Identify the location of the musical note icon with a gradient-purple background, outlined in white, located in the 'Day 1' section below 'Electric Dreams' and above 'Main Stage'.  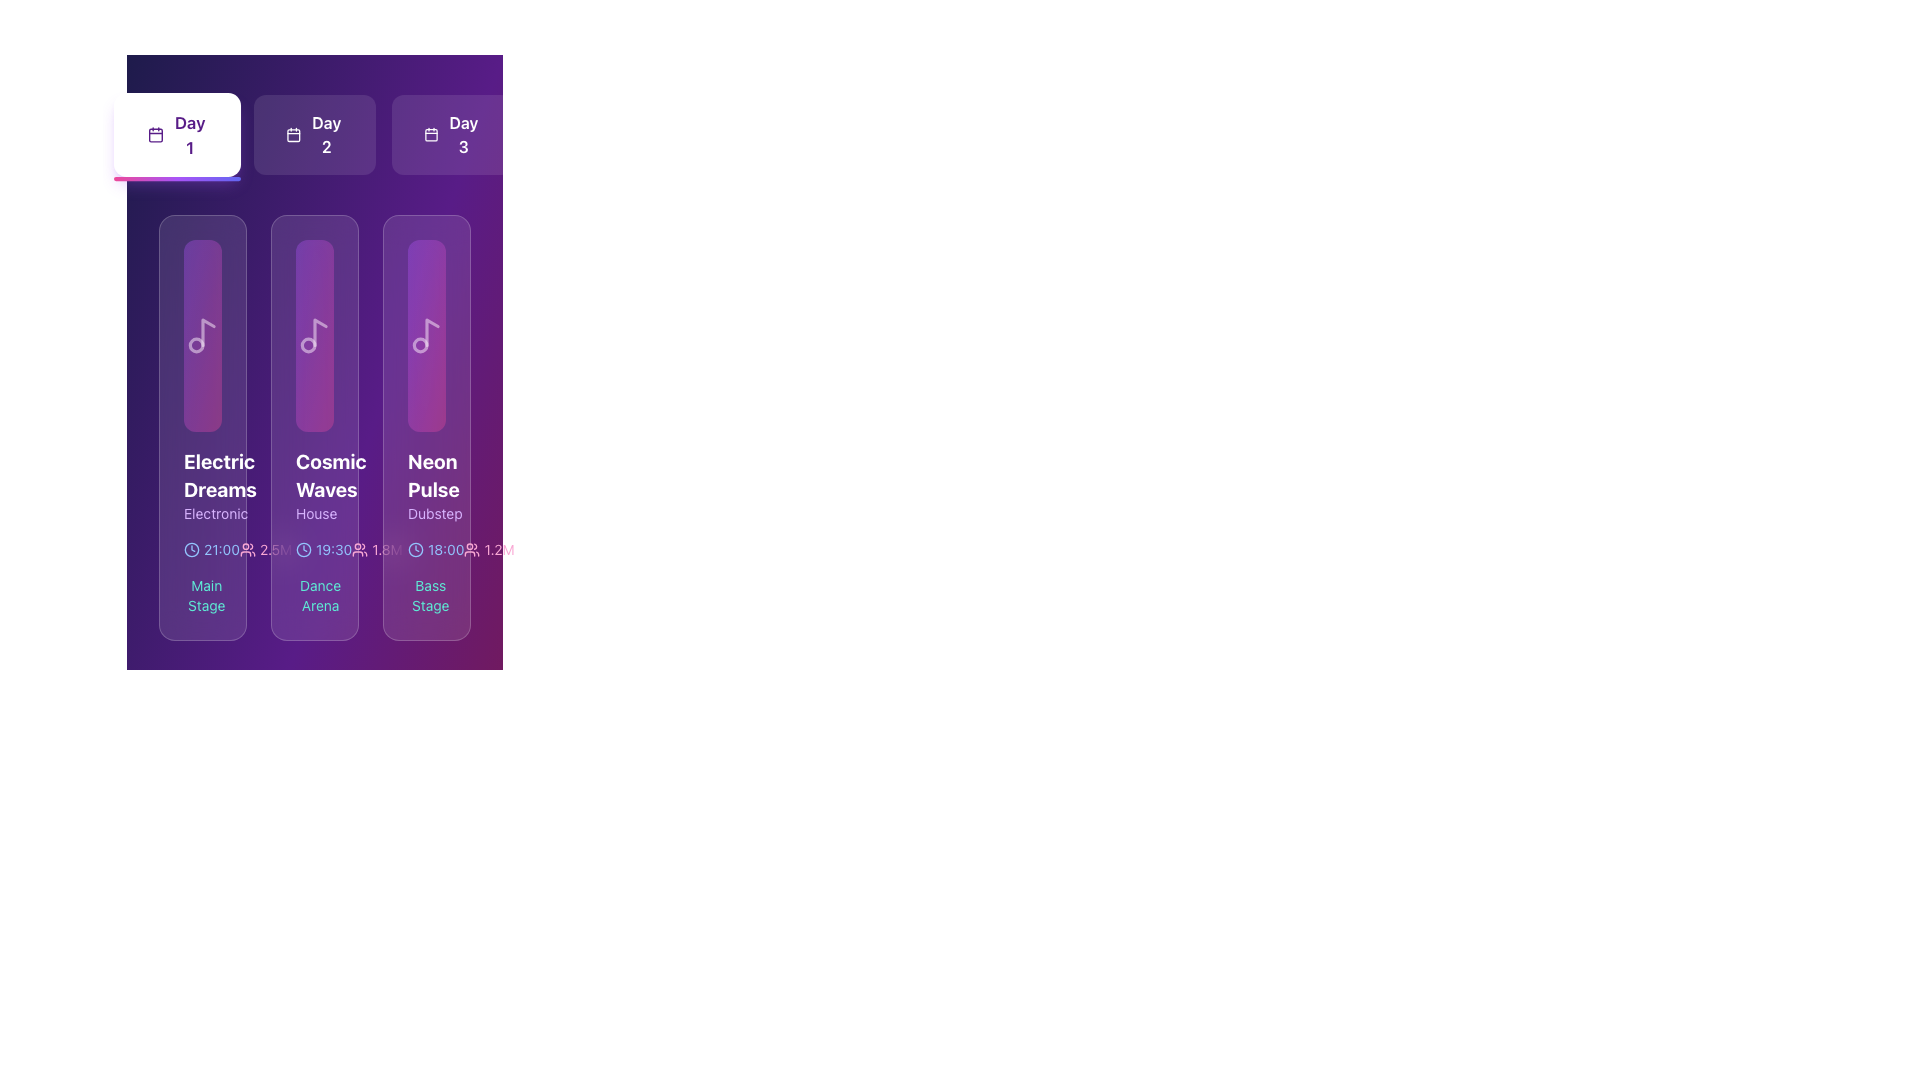
(202, 334).